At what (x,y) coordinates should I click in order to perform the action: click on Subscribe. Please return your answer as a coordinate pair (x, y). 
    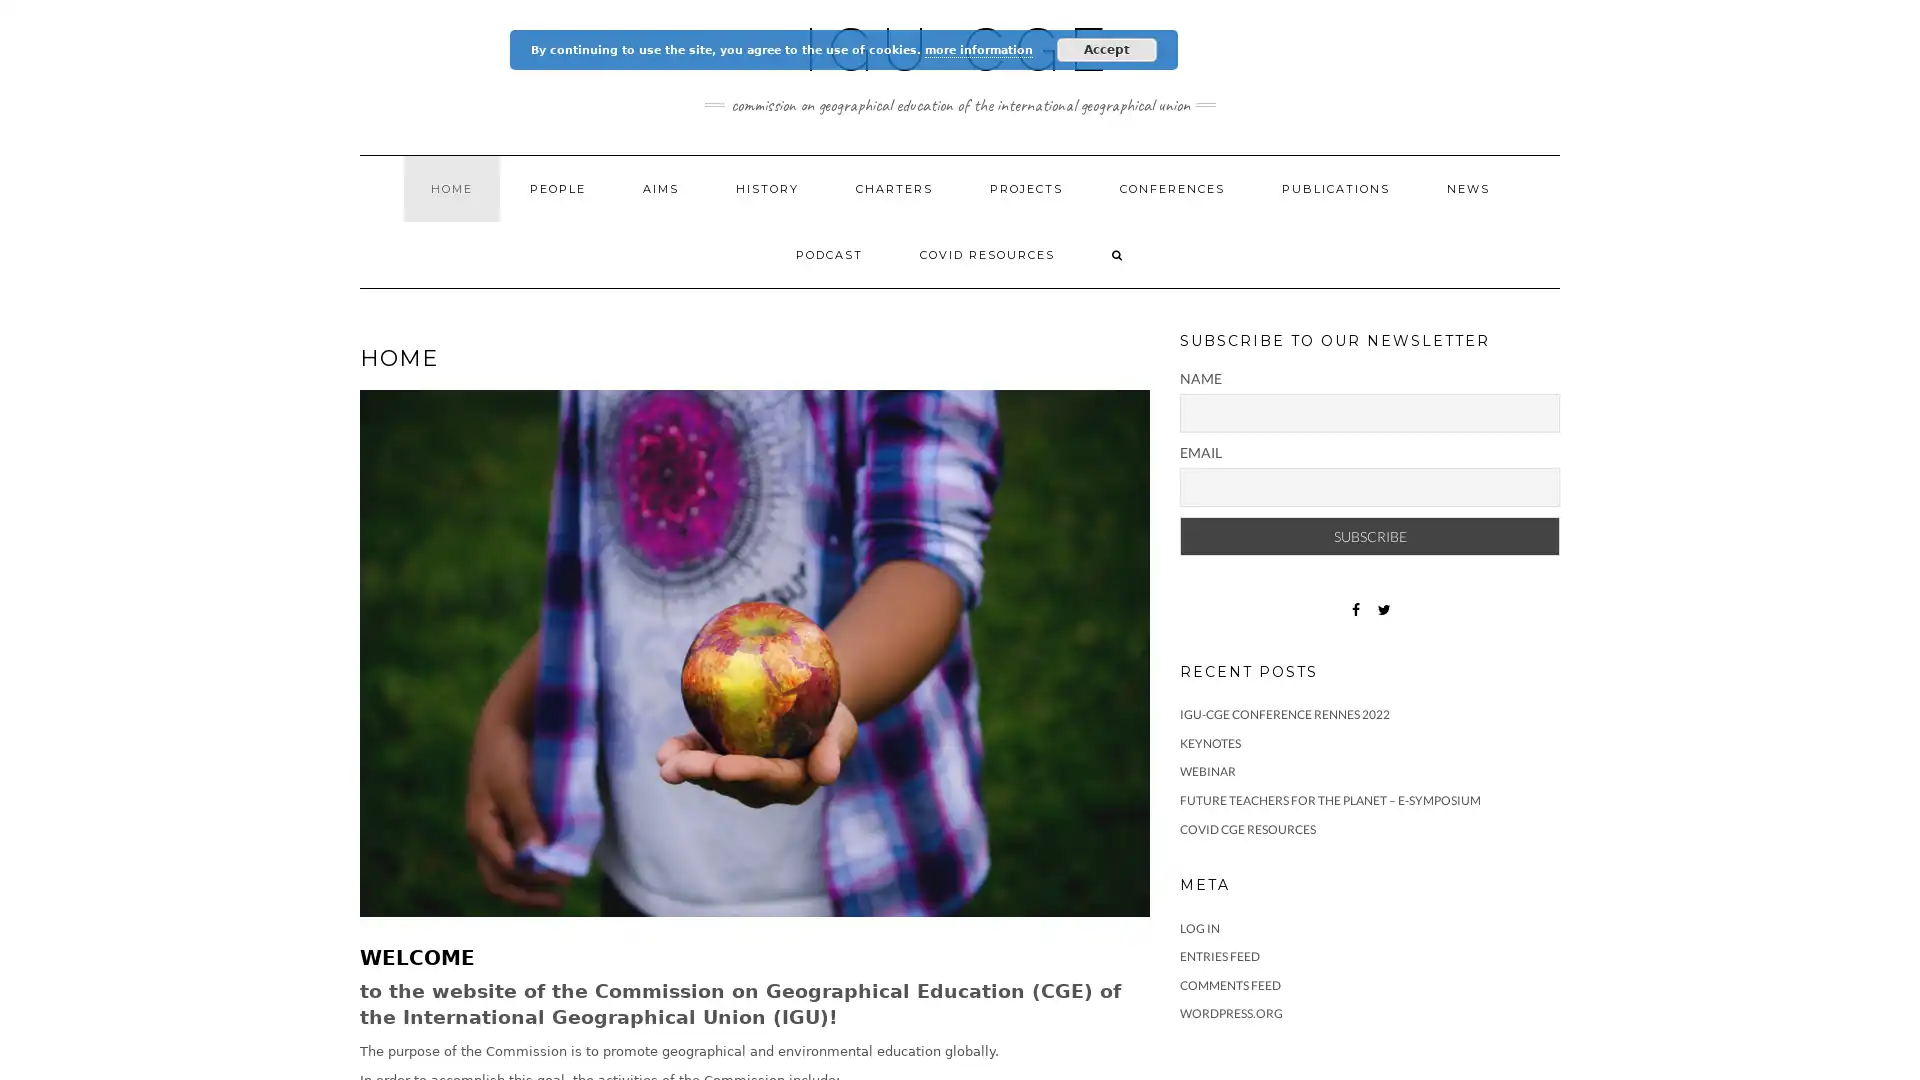
    Looking at the image, I should click on (1368, 535).